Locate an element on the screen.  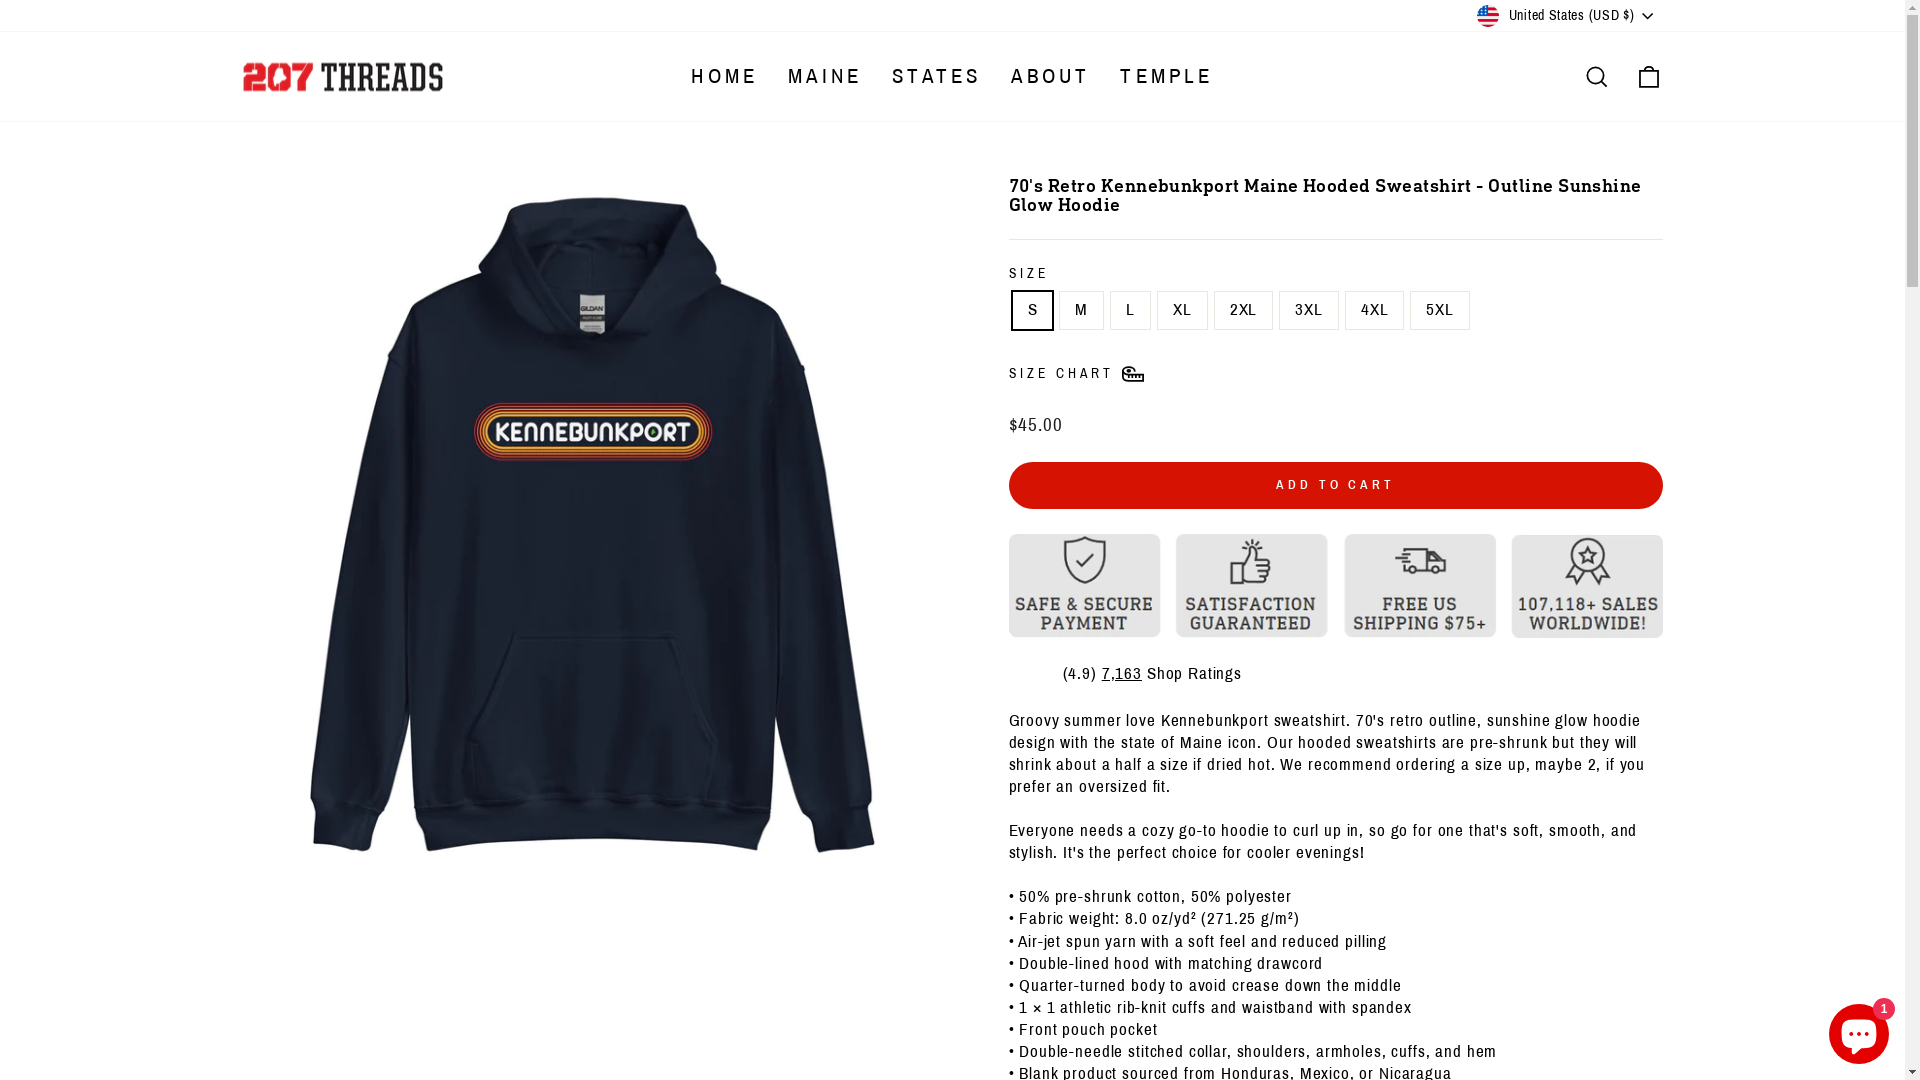
'Shopify online store chat' is located at coordinates (1857, 1029).